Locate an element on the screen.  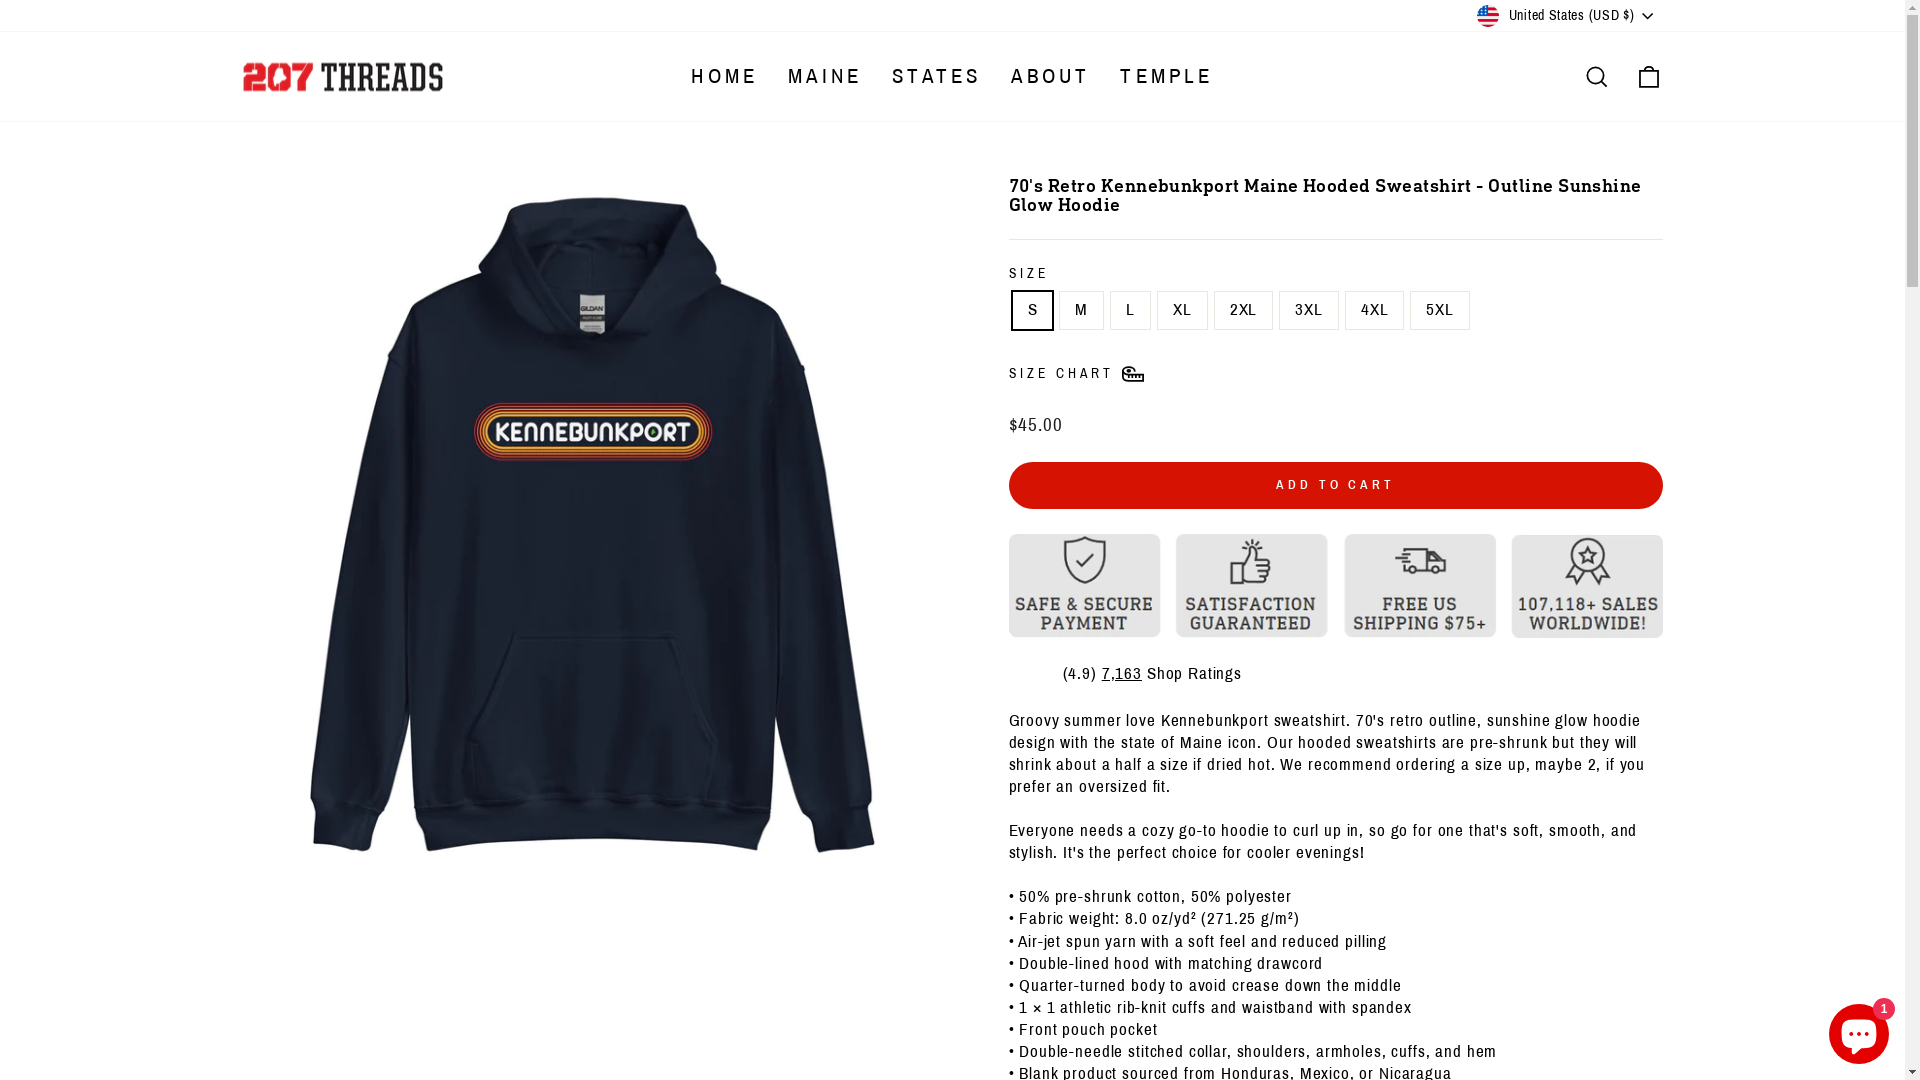
'Shopify online store chat' is located at coordinates (1857, 1029).